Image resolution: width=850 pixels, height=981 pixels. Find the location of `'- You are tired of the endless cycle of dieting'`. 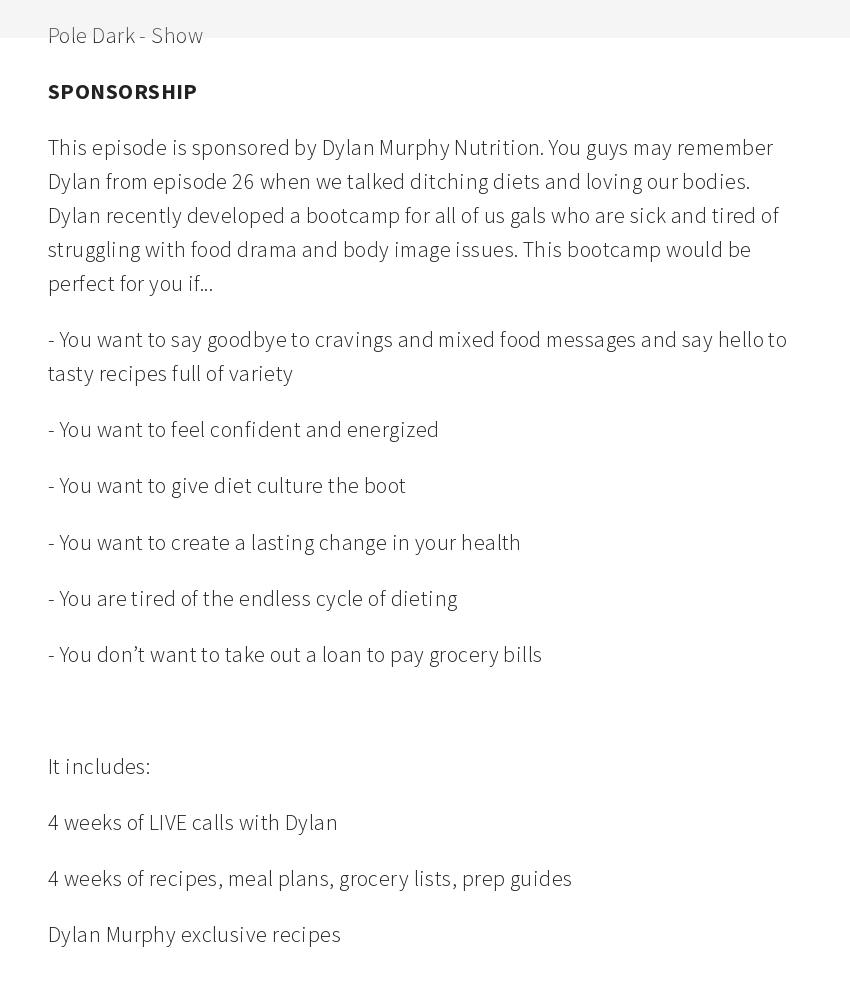

'- You are tired of the endless cycle of dieting' is located at coordinates (252, 597).